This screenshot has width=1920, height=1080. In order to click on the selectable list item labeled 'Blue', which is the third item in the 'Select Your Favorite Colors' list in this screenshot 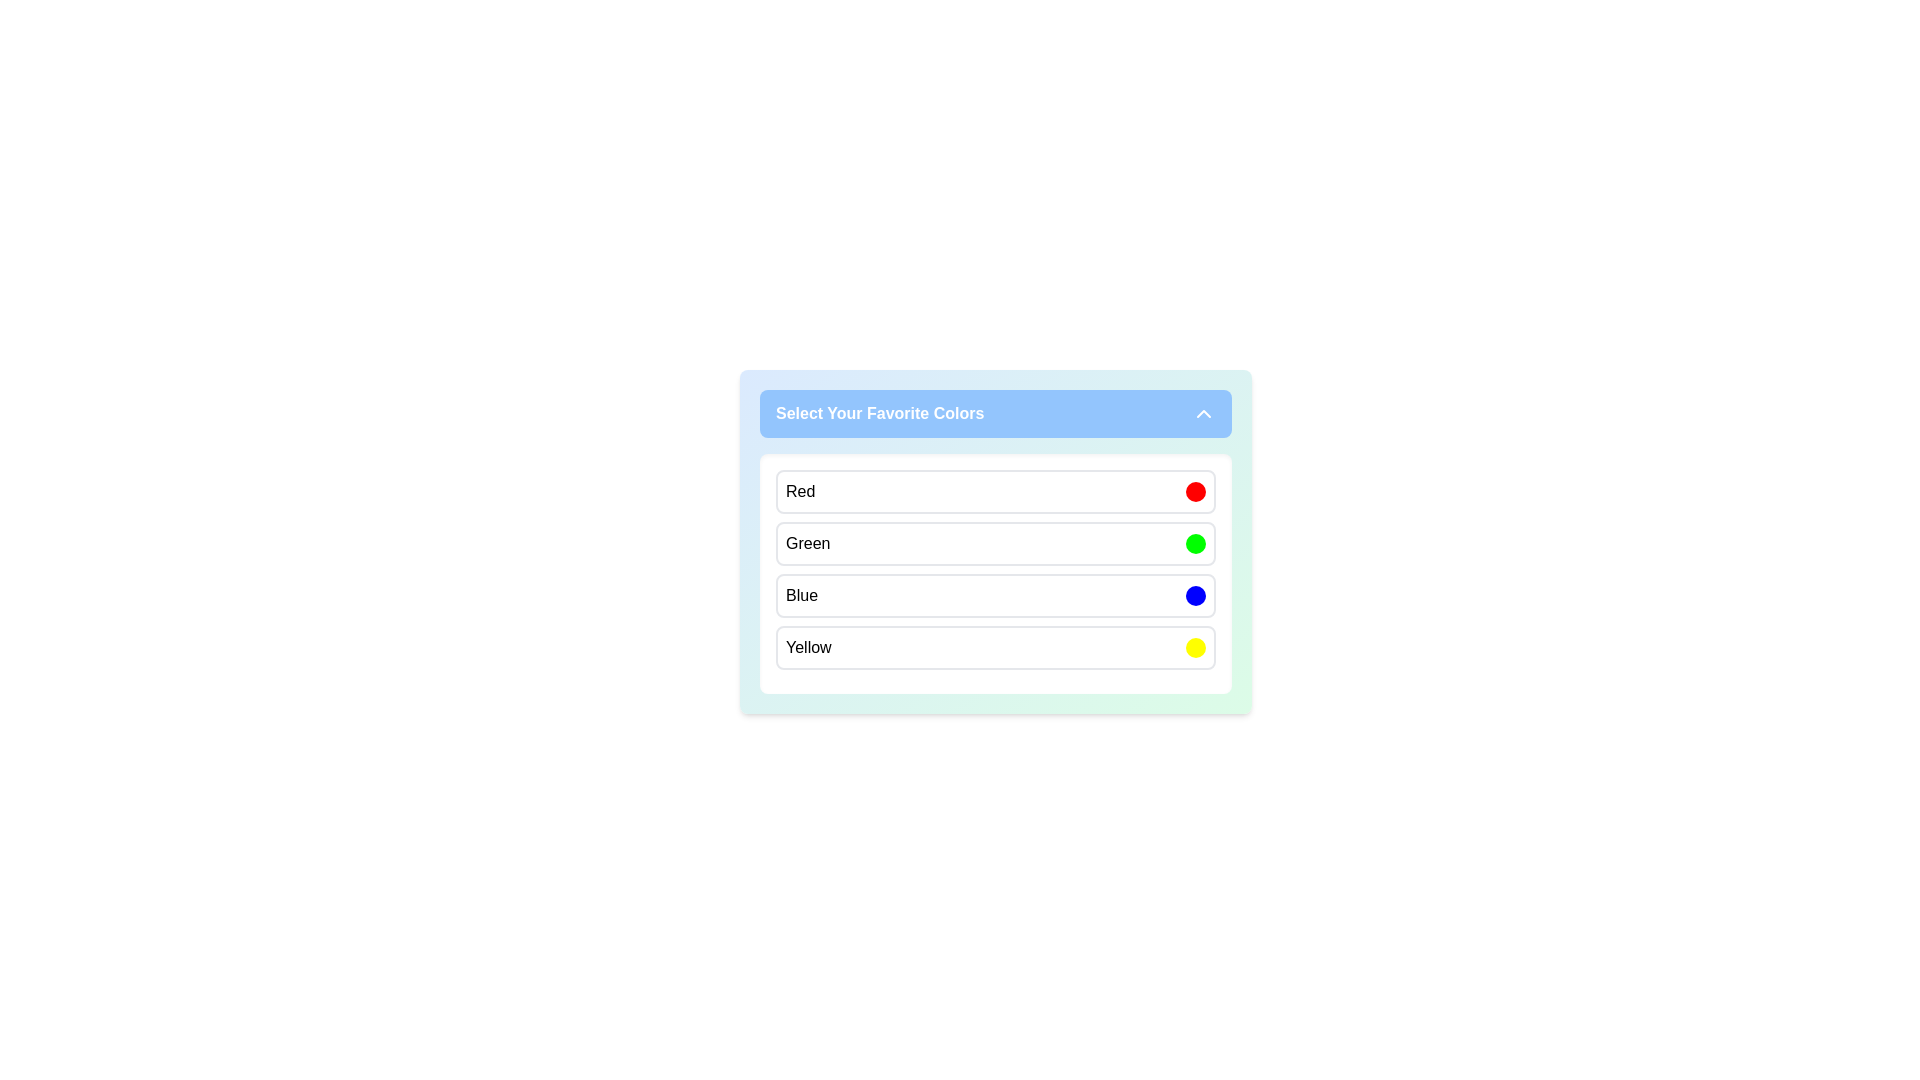, I will do `click(996, 595)`.